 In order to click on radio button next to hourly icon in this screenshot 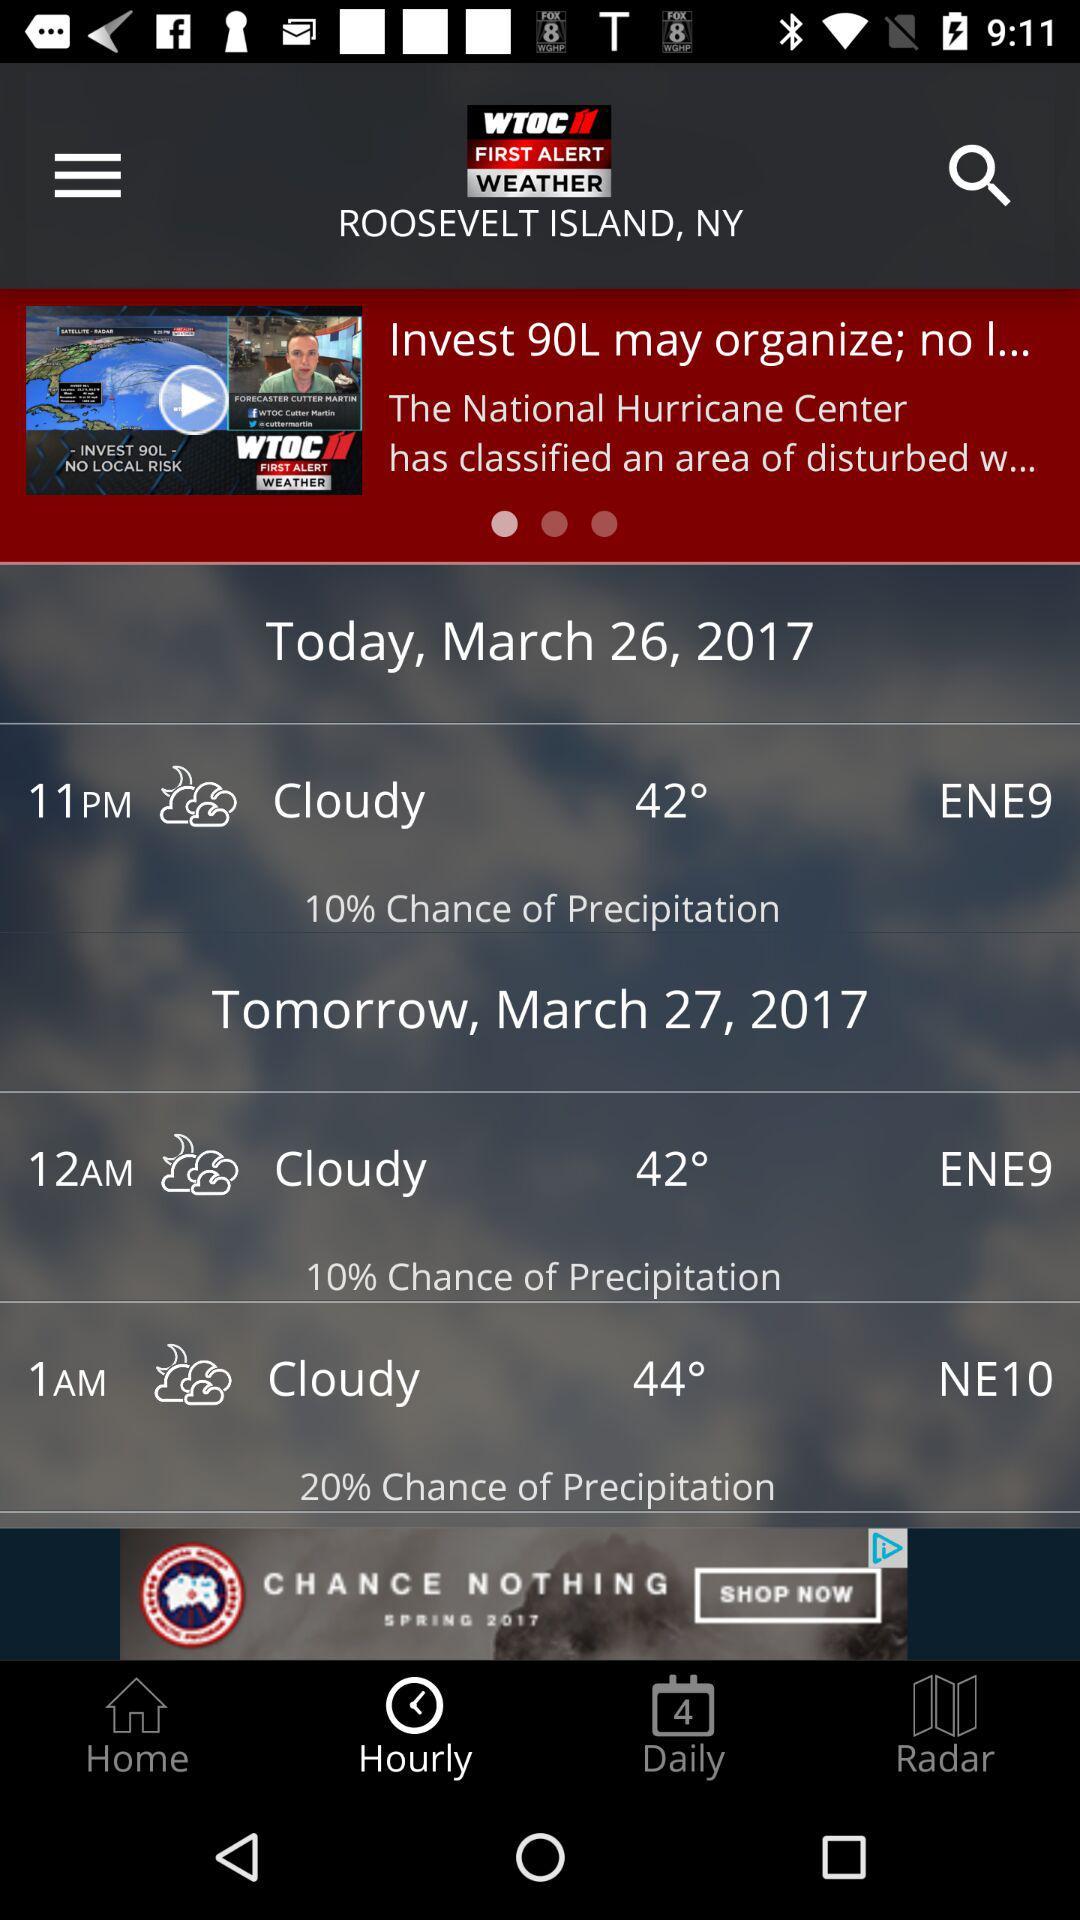, I will do `click(682, 1726)`.